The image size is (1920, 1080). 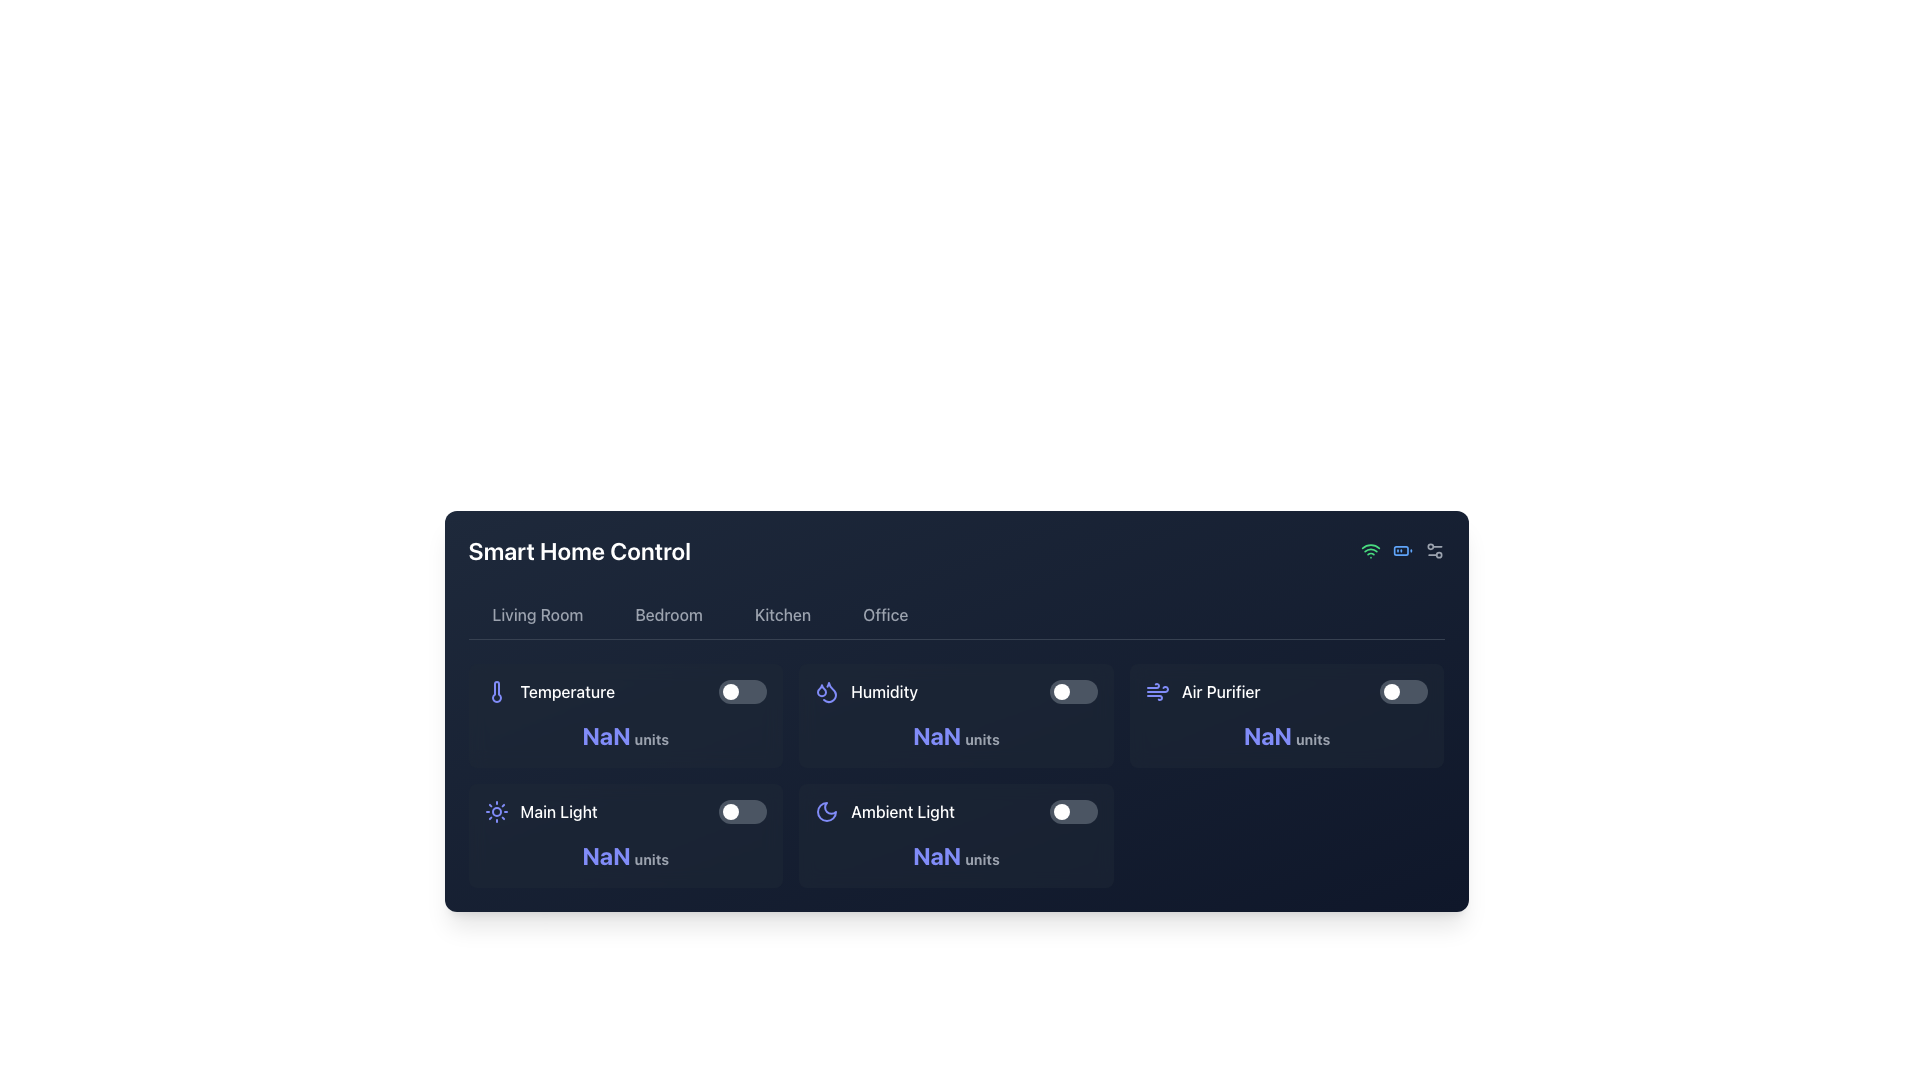 What do you see at coordinates (537, 613) in the screenshot?
I see `the 'Living Room' navigation tab` at bounding box center [537, 613].